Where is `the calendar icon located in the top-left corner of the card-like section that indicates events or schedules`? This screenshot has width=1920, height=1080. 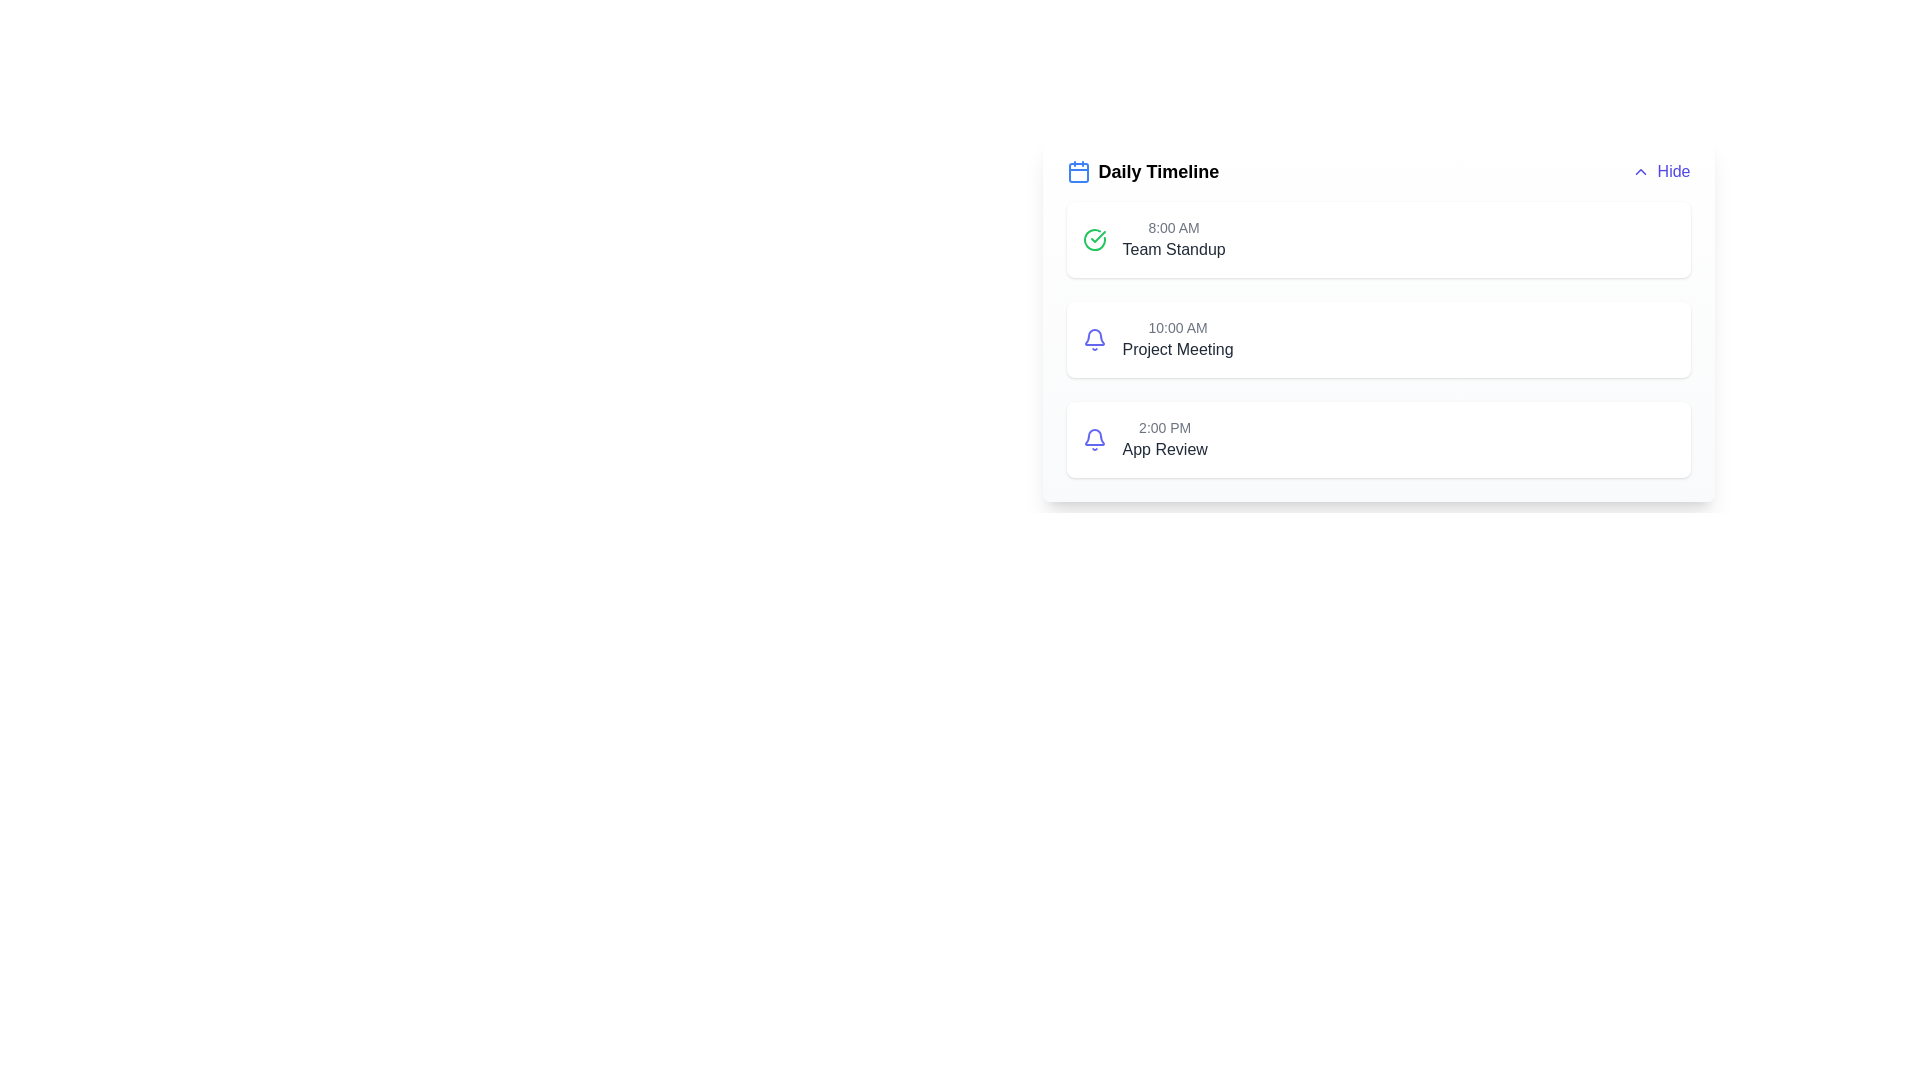 the calendar icon located in the top-left corner of the card-like section that indicates events or schedules is located at coordinates (1077, 171).